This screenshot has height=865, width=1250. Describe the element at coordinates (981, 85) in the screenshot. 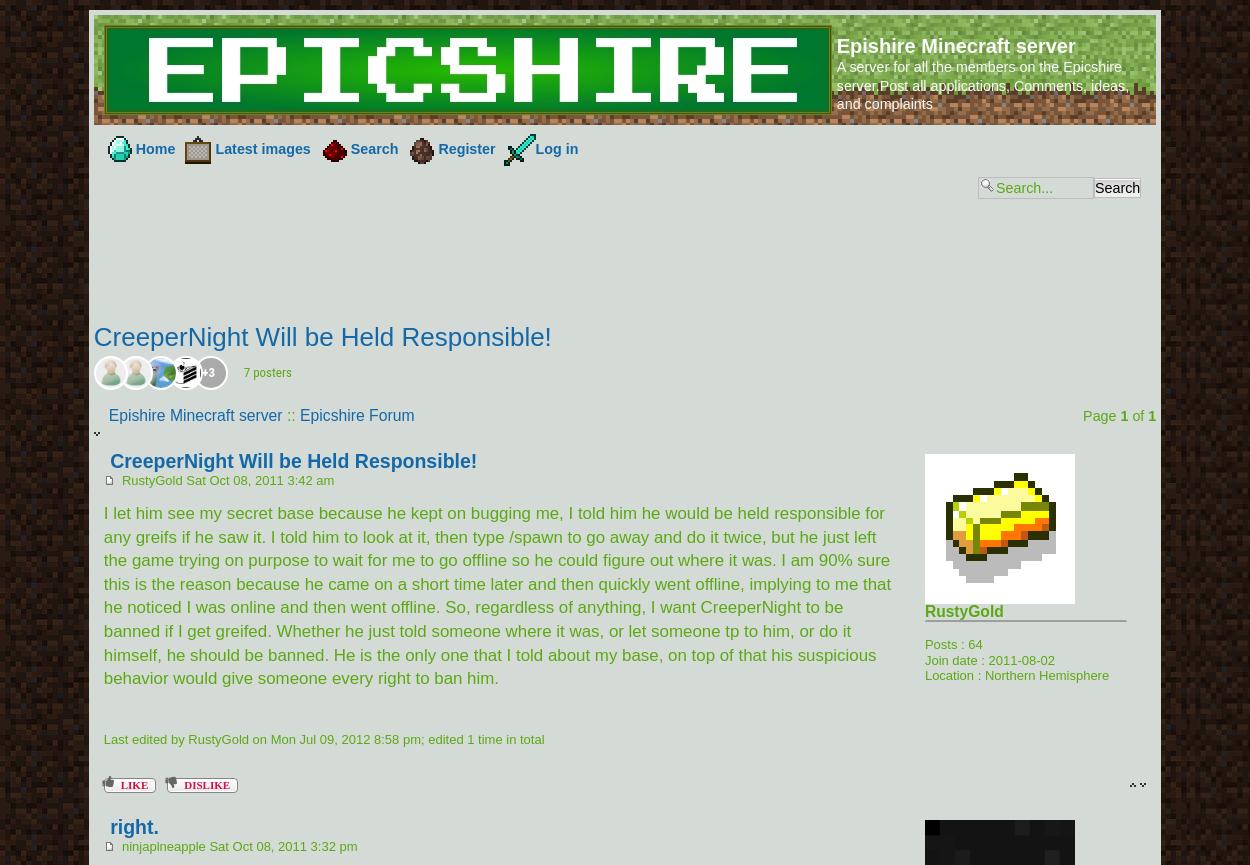

I see `'A server for all the members on the Epicshire server.Post all applications, Comments, ideas, and complaints'` at that location.